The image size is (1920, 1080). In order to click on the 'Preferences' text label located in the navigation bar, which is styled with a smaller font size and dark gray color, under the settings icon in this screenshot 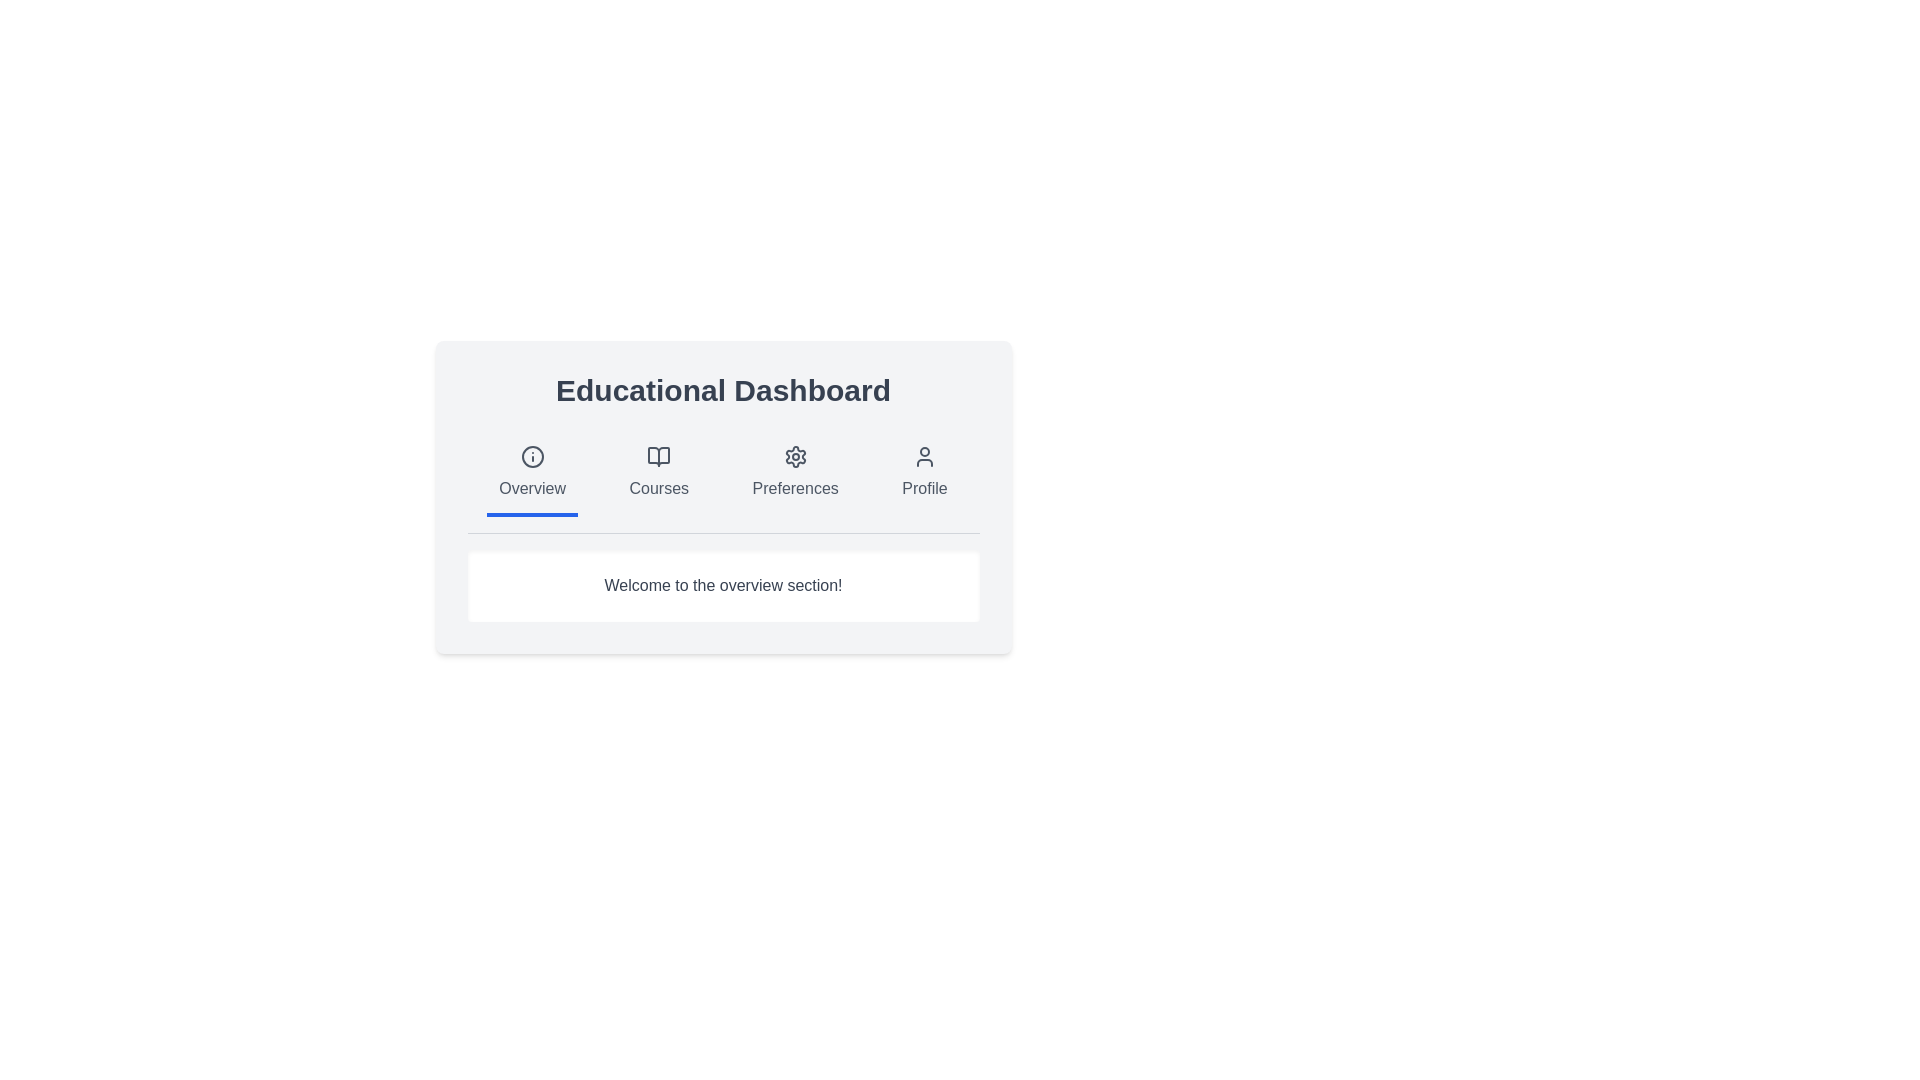, I will do `click(794, 489)`.